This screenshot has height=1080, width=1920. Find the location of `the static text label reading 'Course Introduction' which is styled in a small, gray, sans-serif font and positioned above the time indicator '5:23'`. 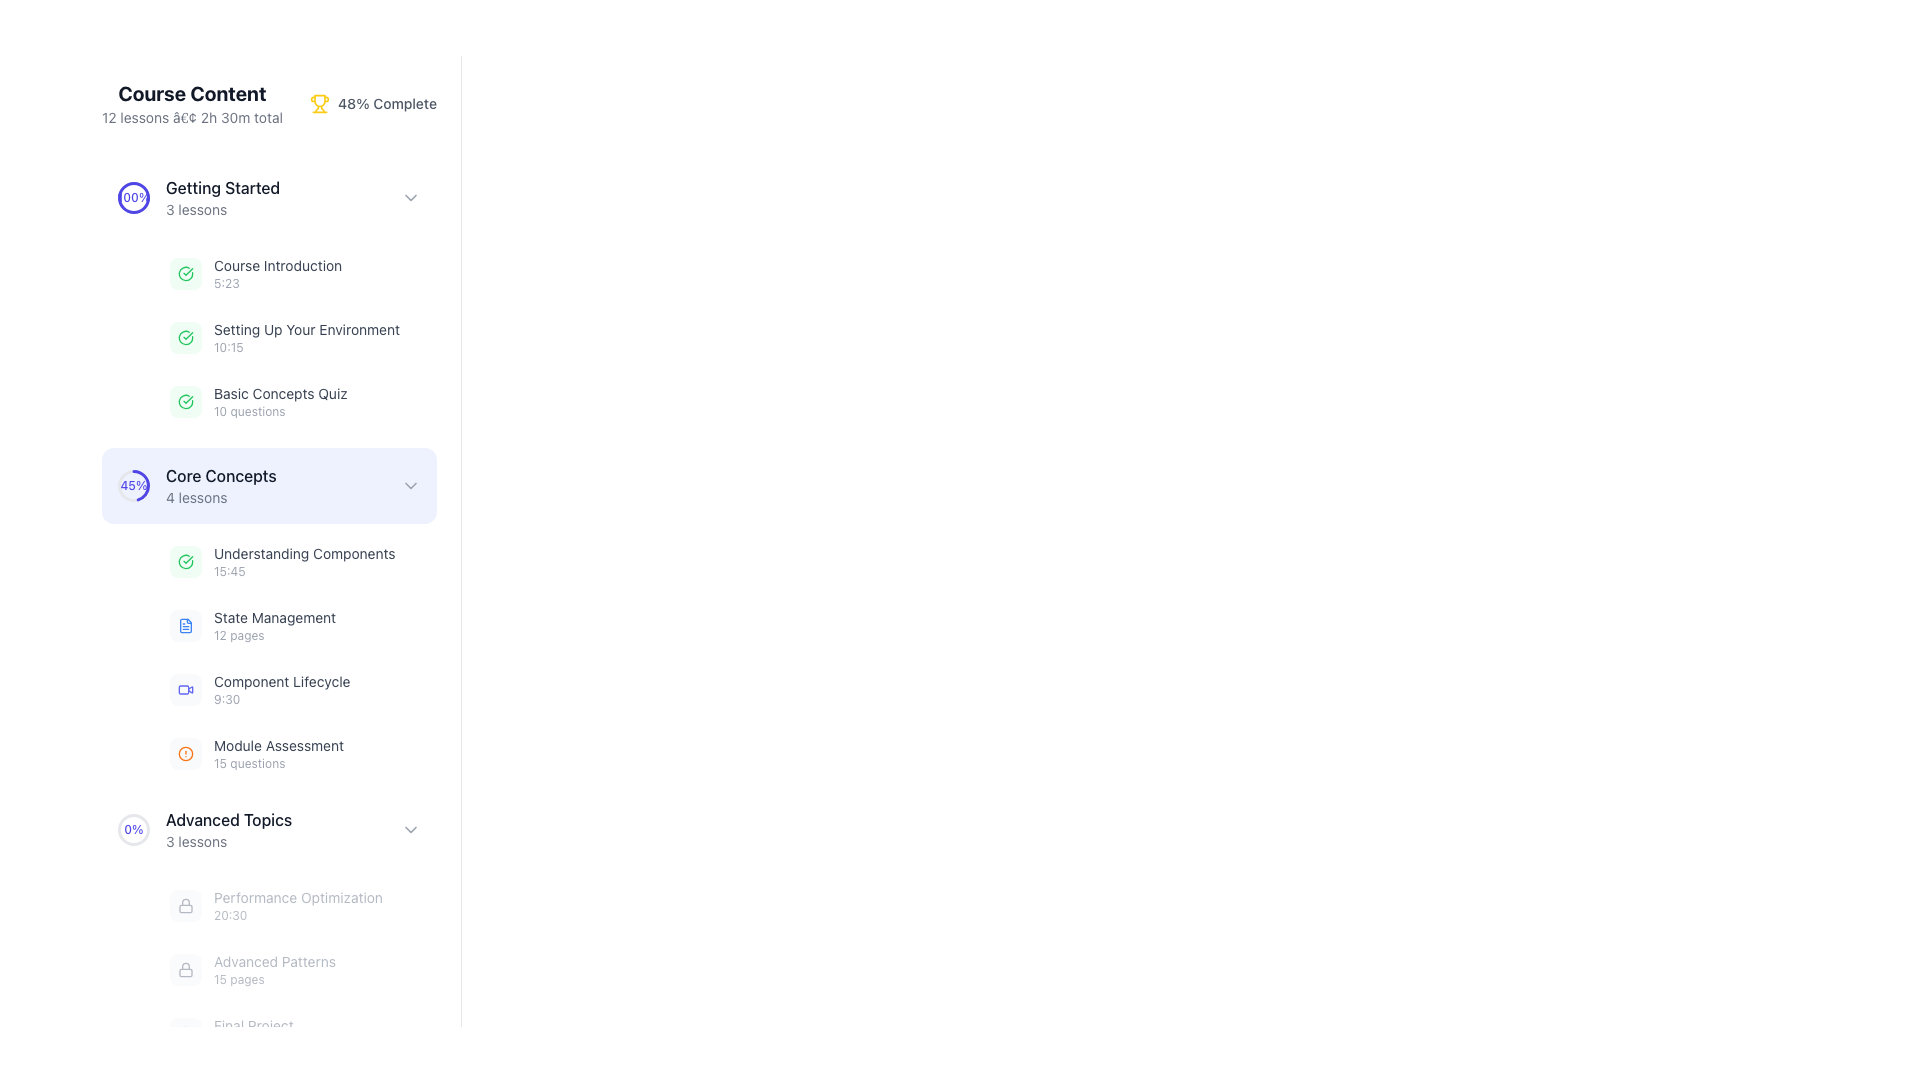

the static text label reading 'Course Introduction' which is styled in a small, gray, sans-serif font and positioned above the time indicator '5:23' is located at coordinates (277, 265).